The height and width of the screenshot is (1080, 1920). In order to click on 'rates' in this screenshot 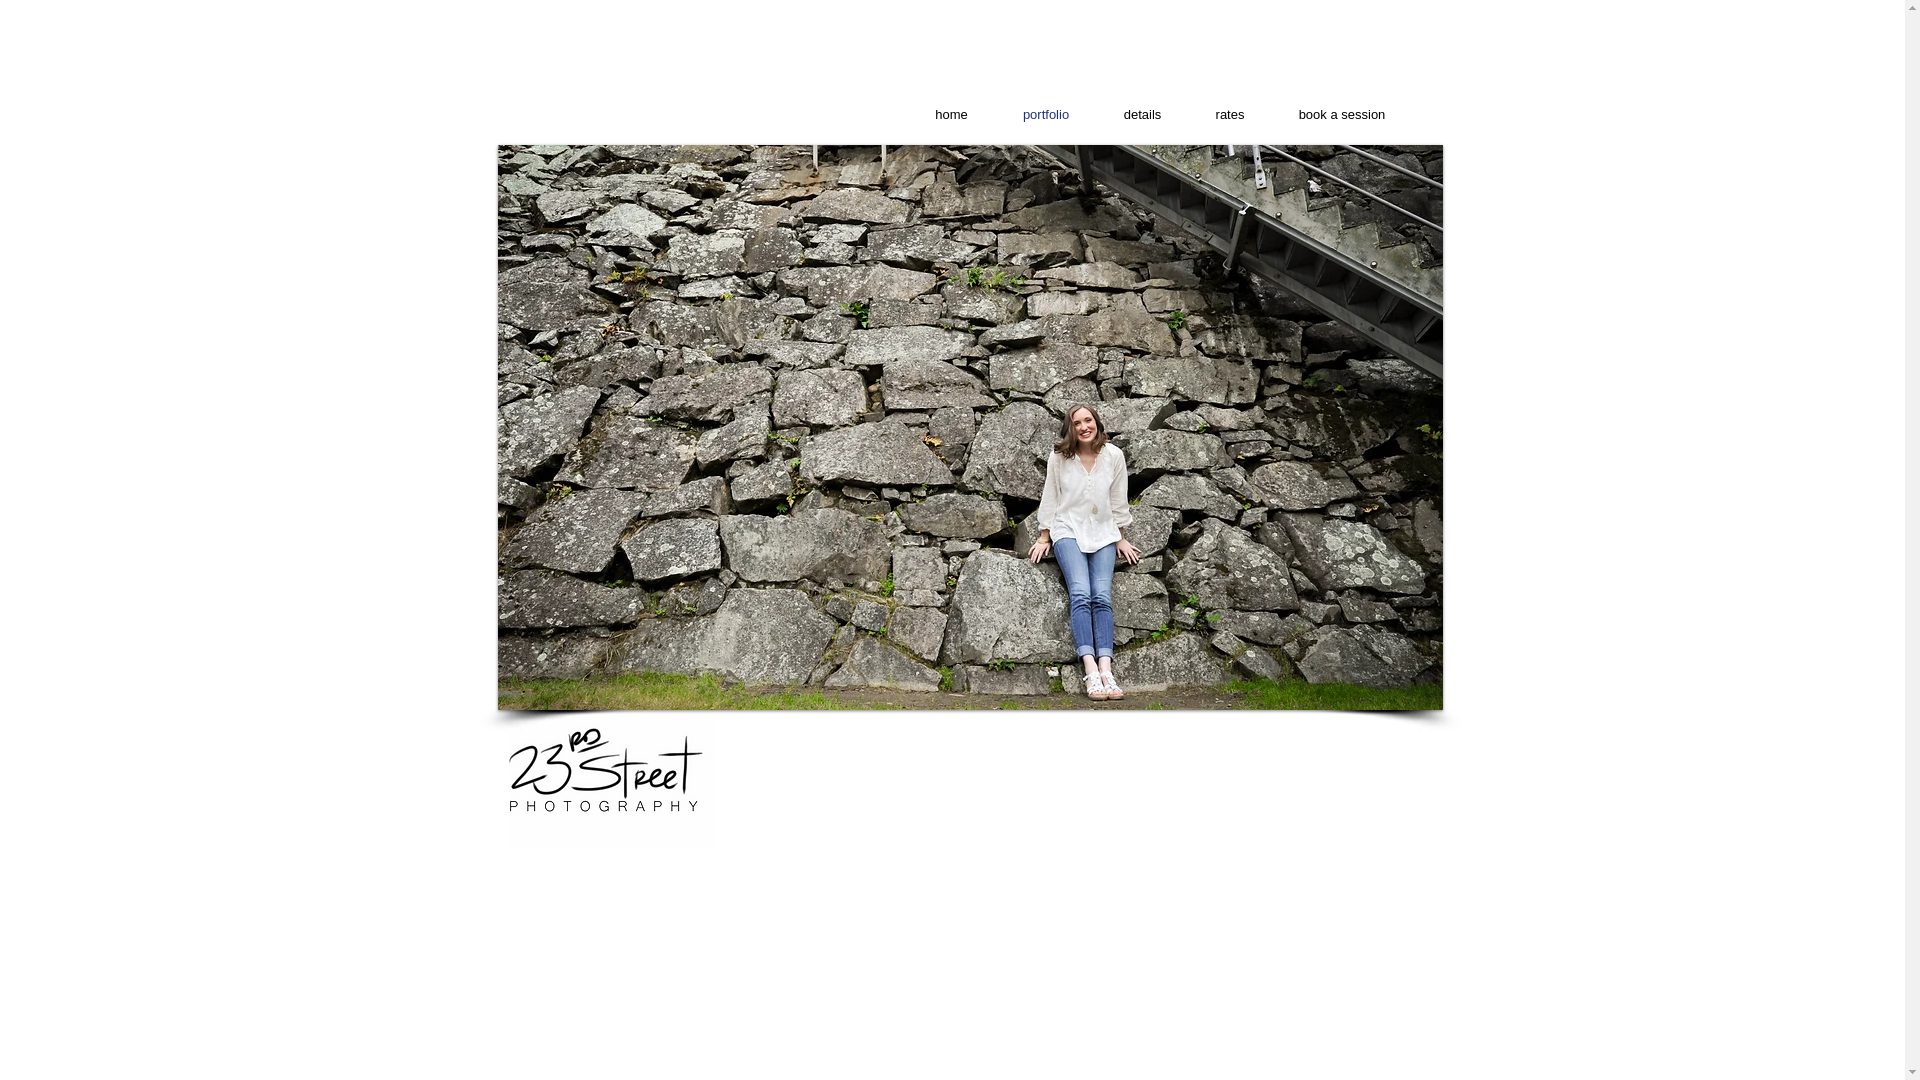, I will do `click(1188, 115)`.